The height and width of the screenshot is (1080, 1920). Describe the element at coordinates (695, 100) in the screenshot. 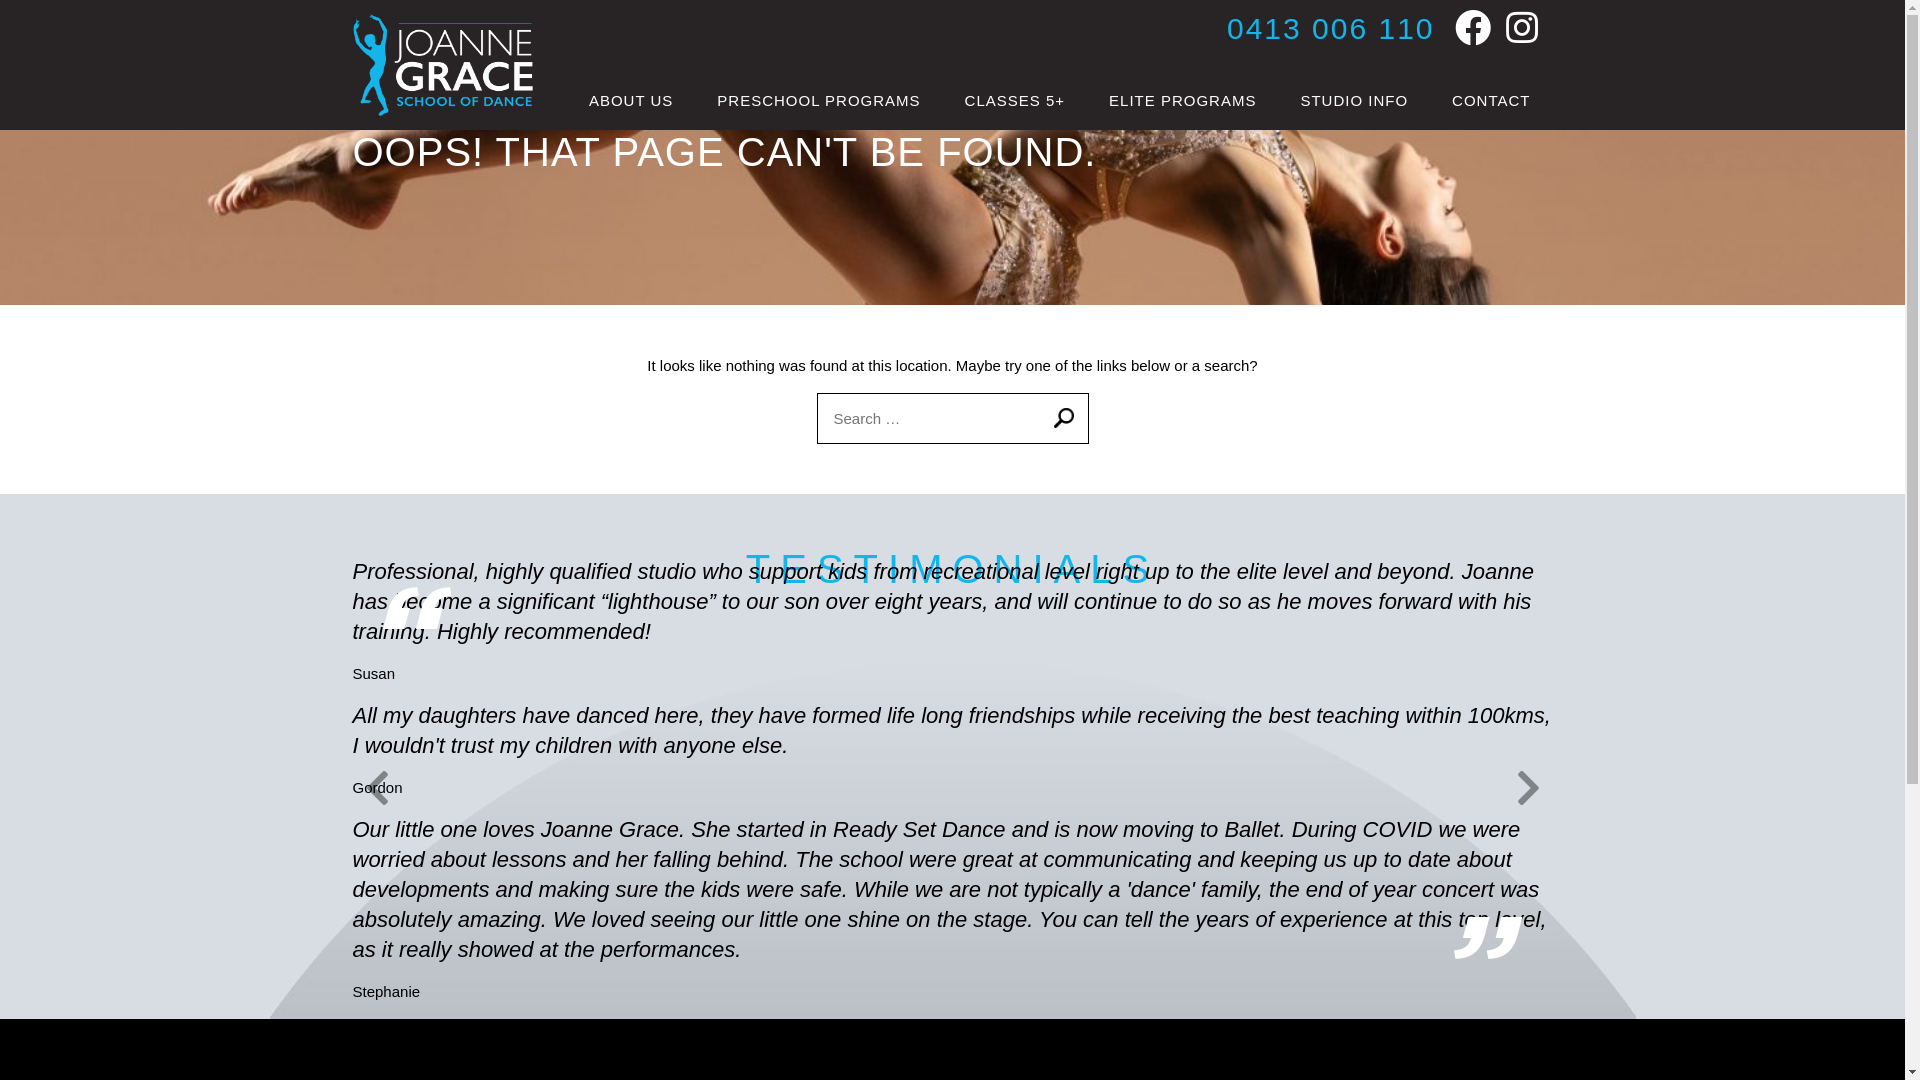

I see `'PRESCHOOL PROGRAMS'` at that location.